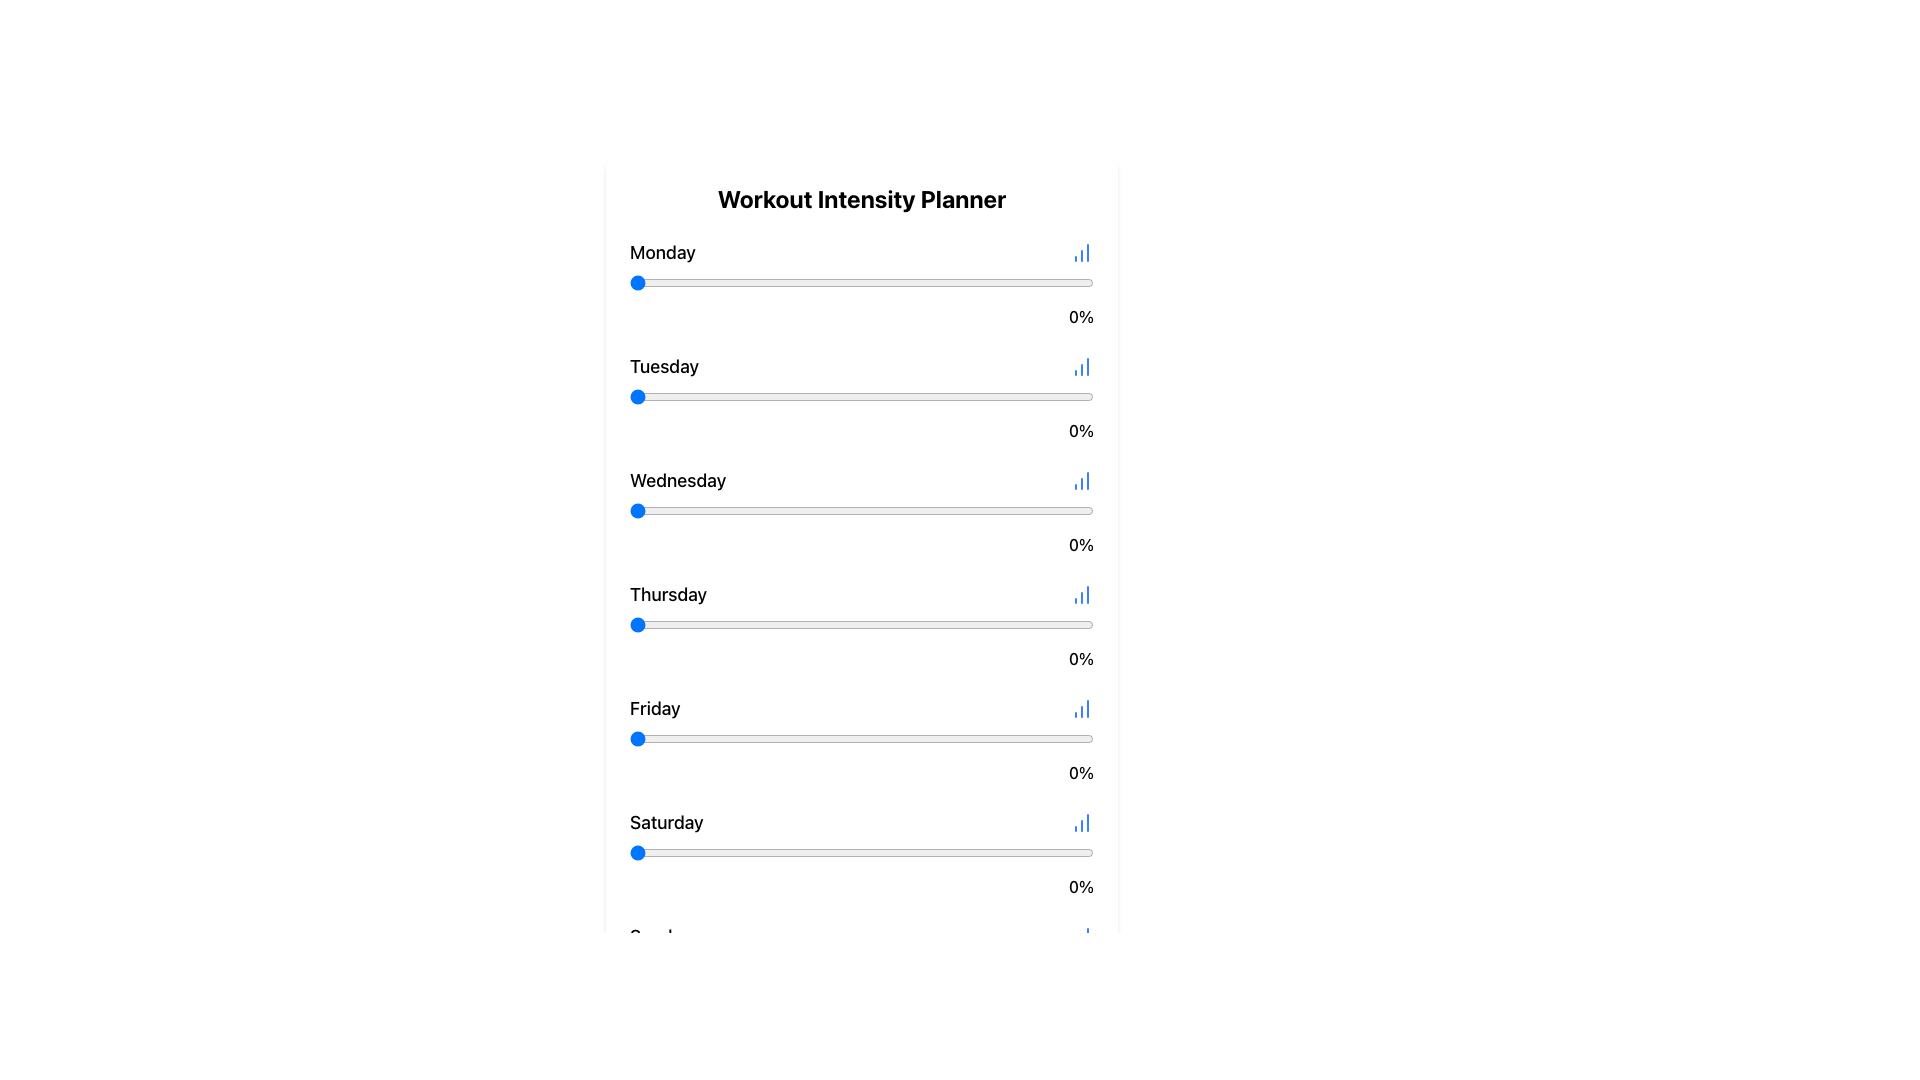  What do you see at coordinates (862, 659) in the screenshot?
I see `text content of the right-aligned text component displaying '0%' located beneath the slider bar in the Thursday section` at bounding box center [862, 659].